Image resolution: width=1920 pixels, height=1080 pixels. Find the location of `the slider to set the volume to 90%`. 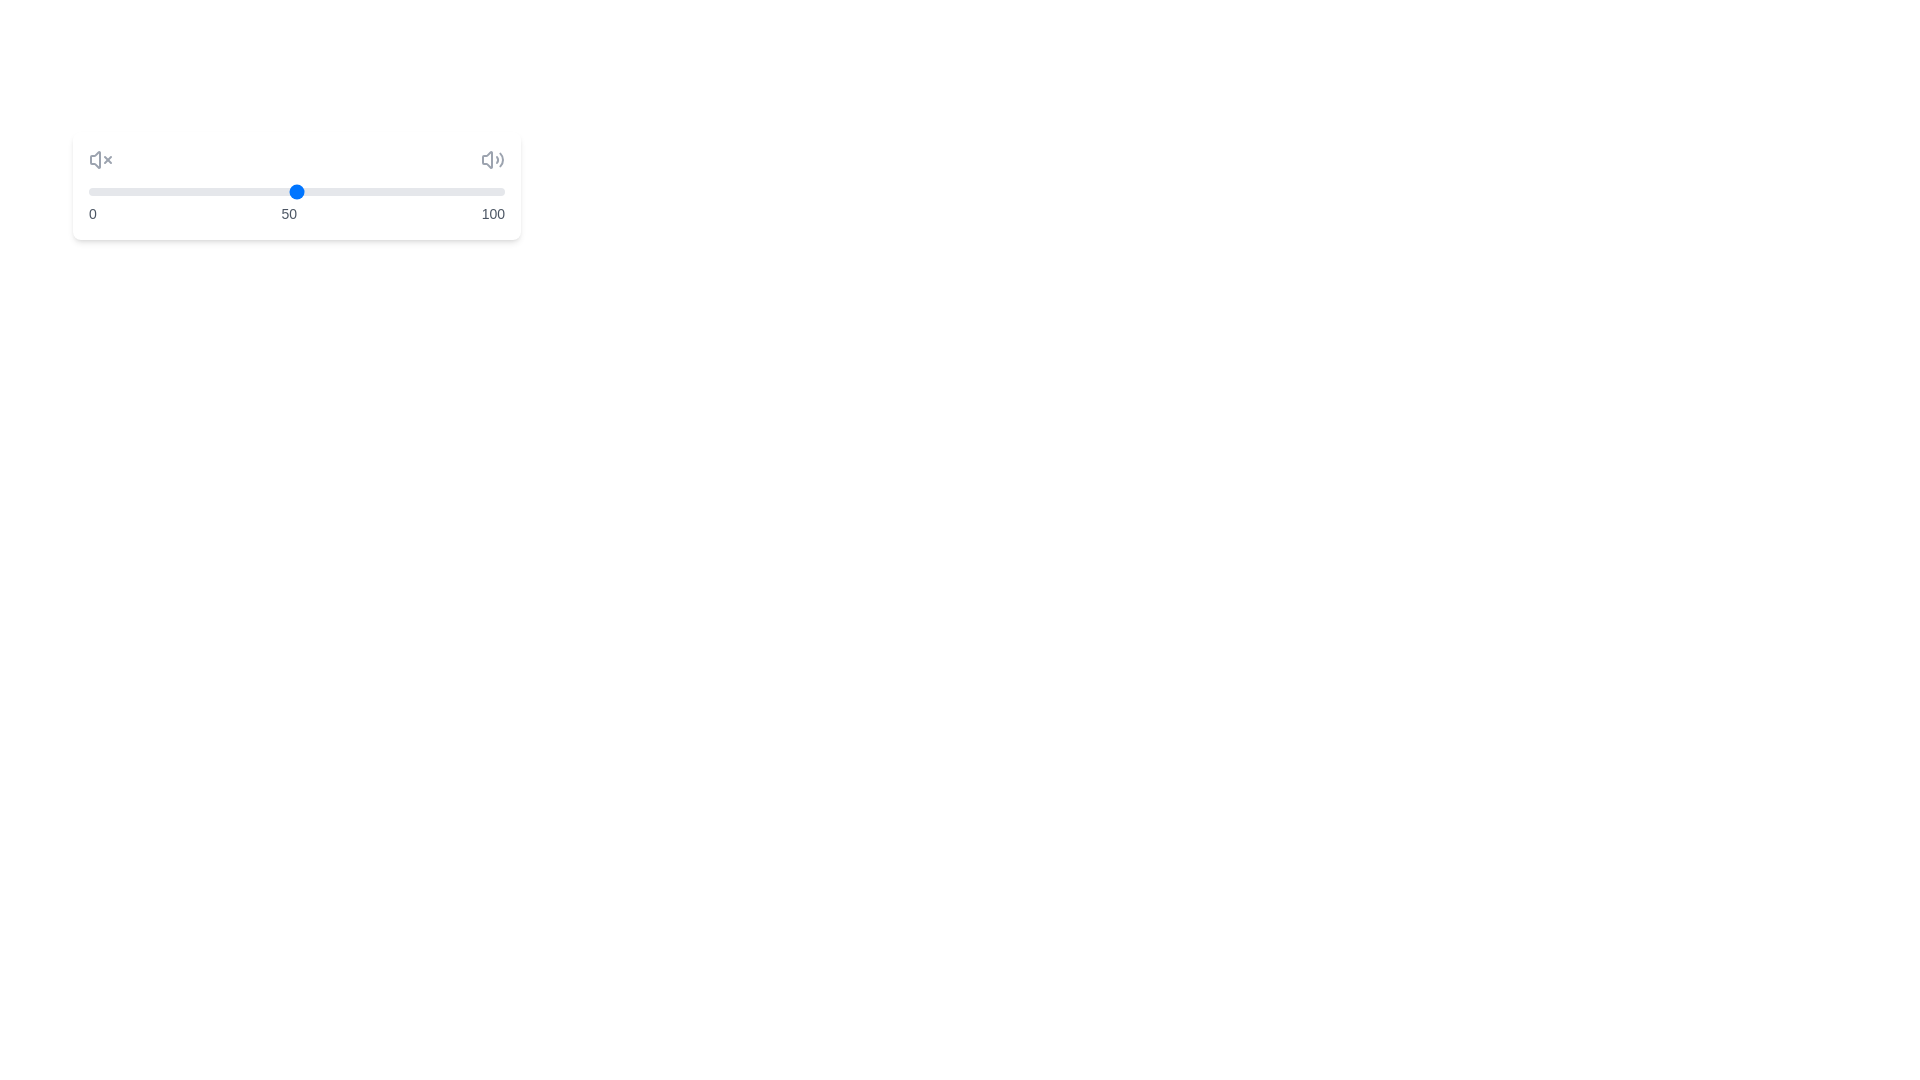

the slider to set the volume to 90% is located at coordinates (462, 192).